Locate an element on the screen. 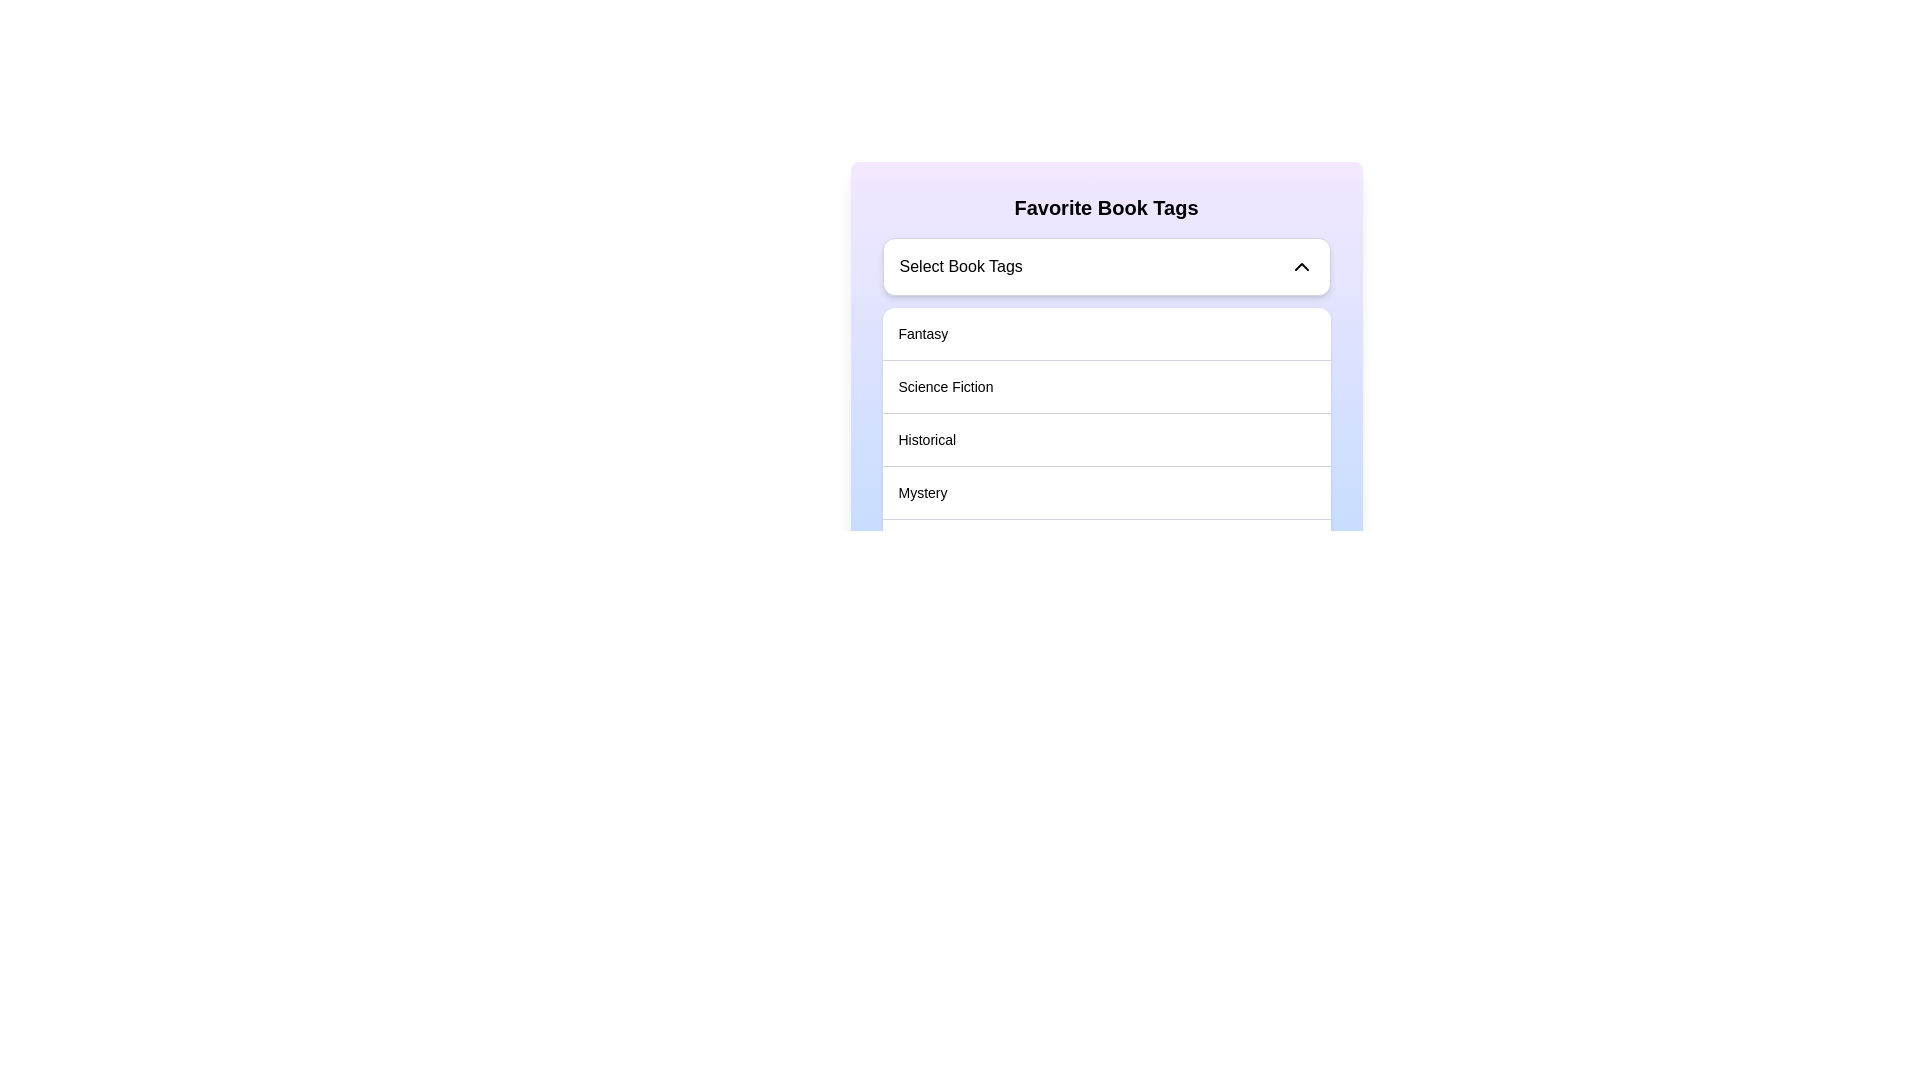  the fourth item in the 'Favorite Book Tags' section of the list, which represents a selectable category or tag option for book genres is located at coordinates (1105, 492).